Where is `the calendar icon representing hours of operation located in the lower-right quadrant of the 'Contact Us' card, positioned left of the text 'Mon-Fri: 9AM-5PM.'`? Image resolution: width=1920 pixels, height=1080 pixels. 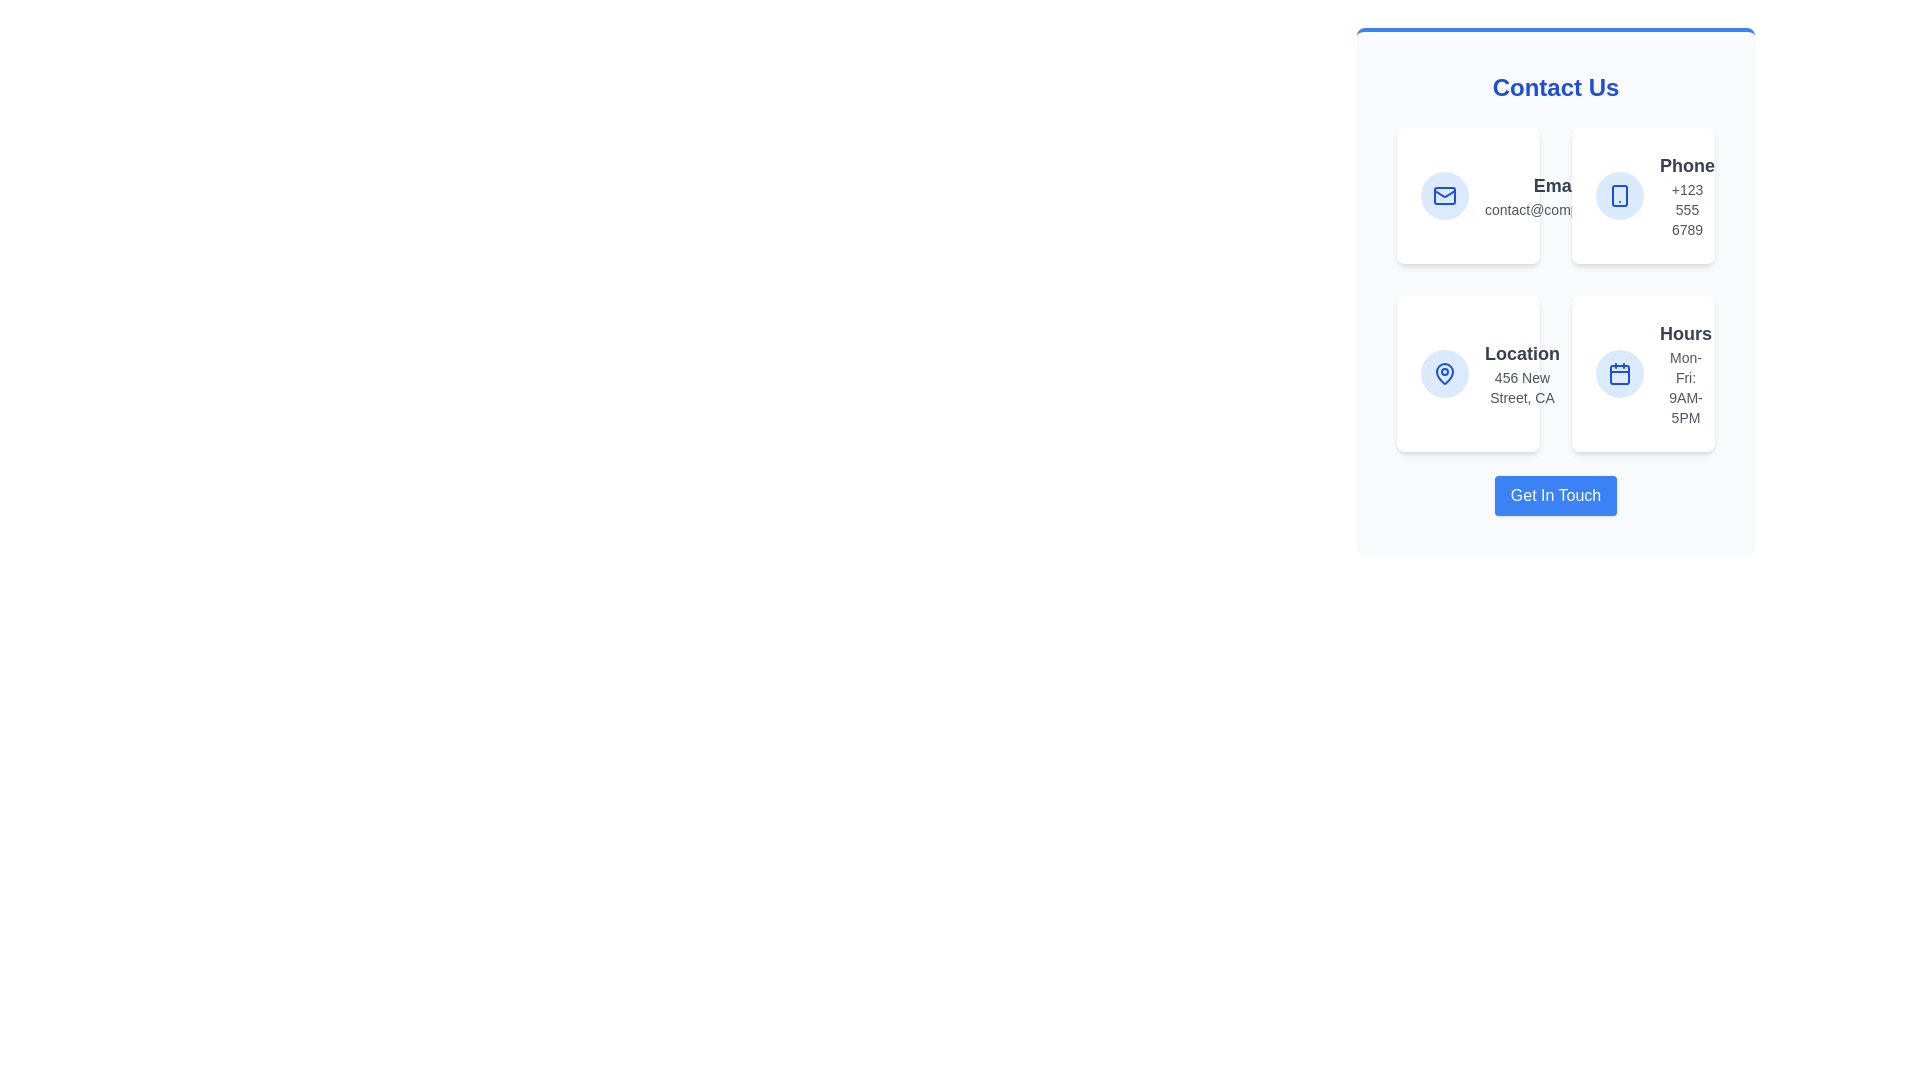
the calendar icon representing hours of operation located in the lower-right quadrant of the 'Contact Us' card, positioned left of the text 'Mon-Fri: 9AM-5PM.' is located at coordinates (1620, 374).